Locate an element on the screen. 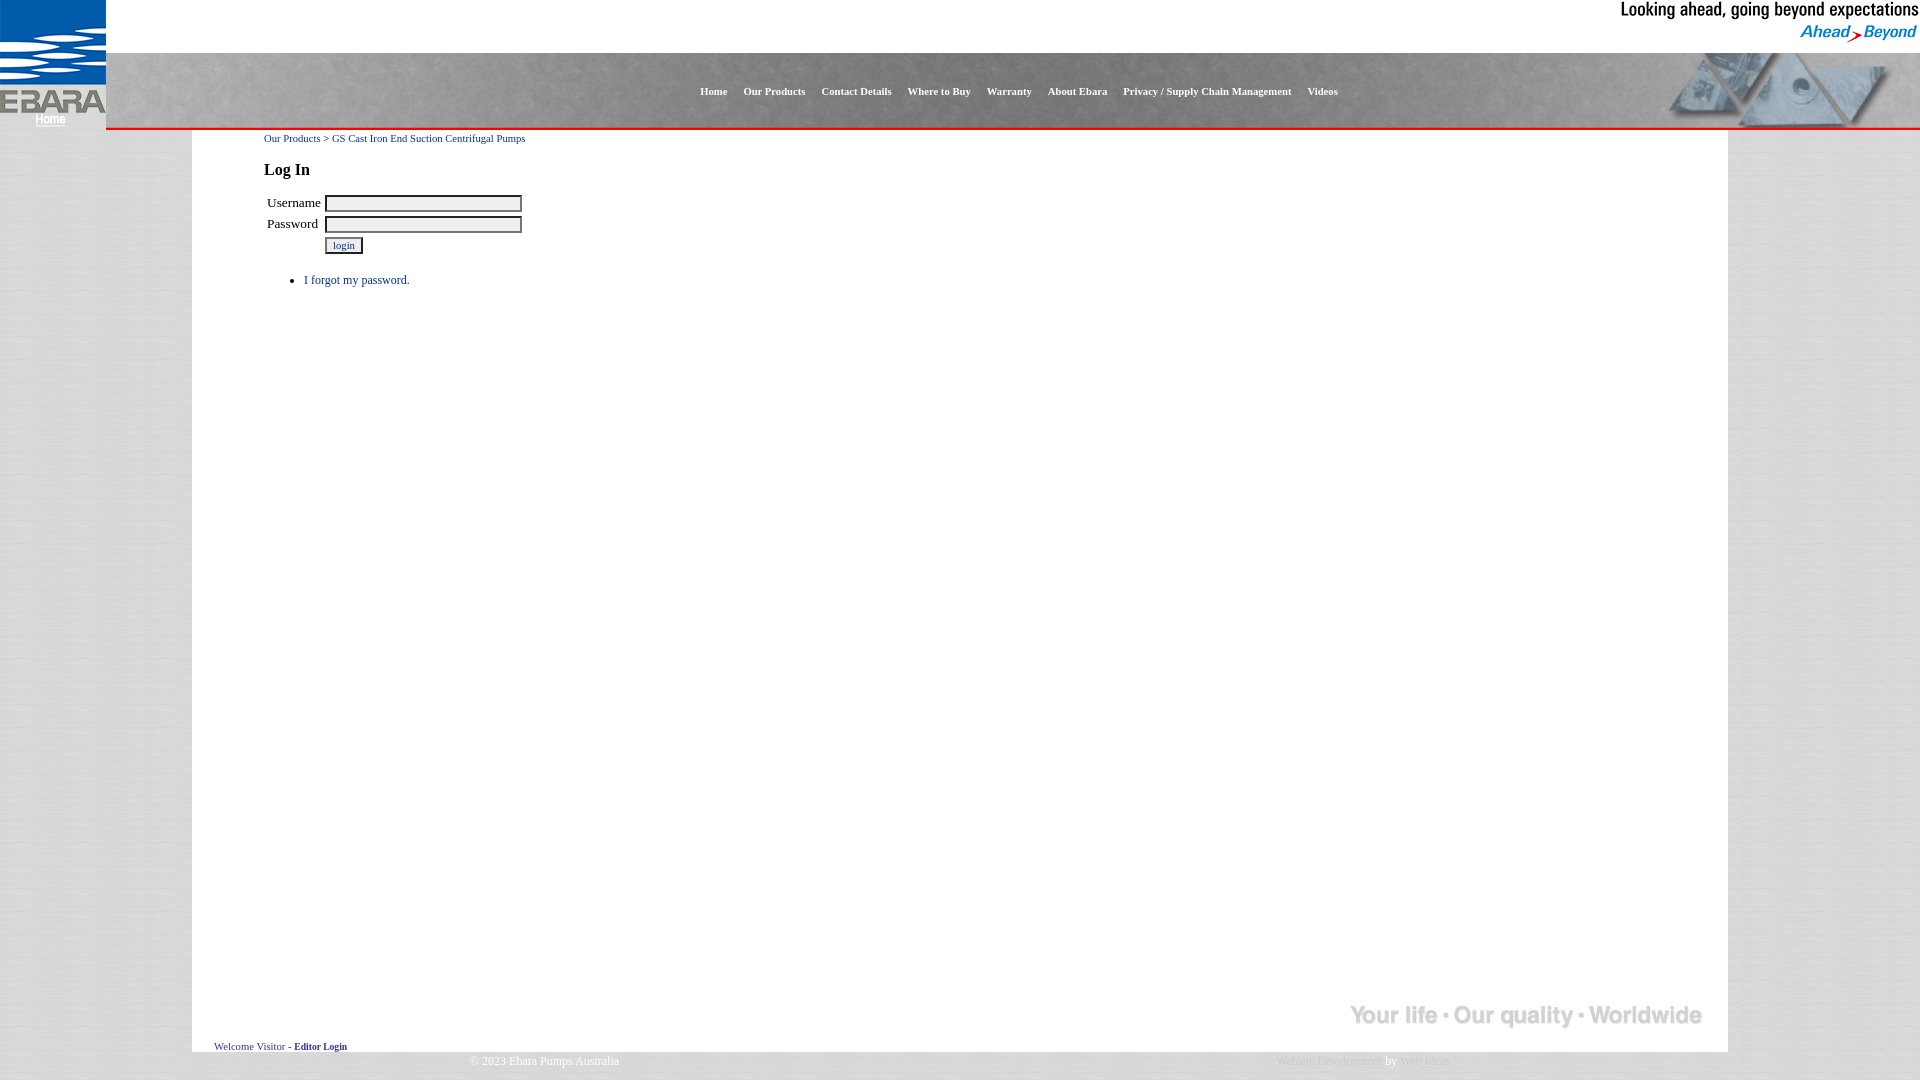 Image resolution: width=1920 pixels, height=1080 pixels. 'Web Ideas' is located at coordinates (1424, 1059).